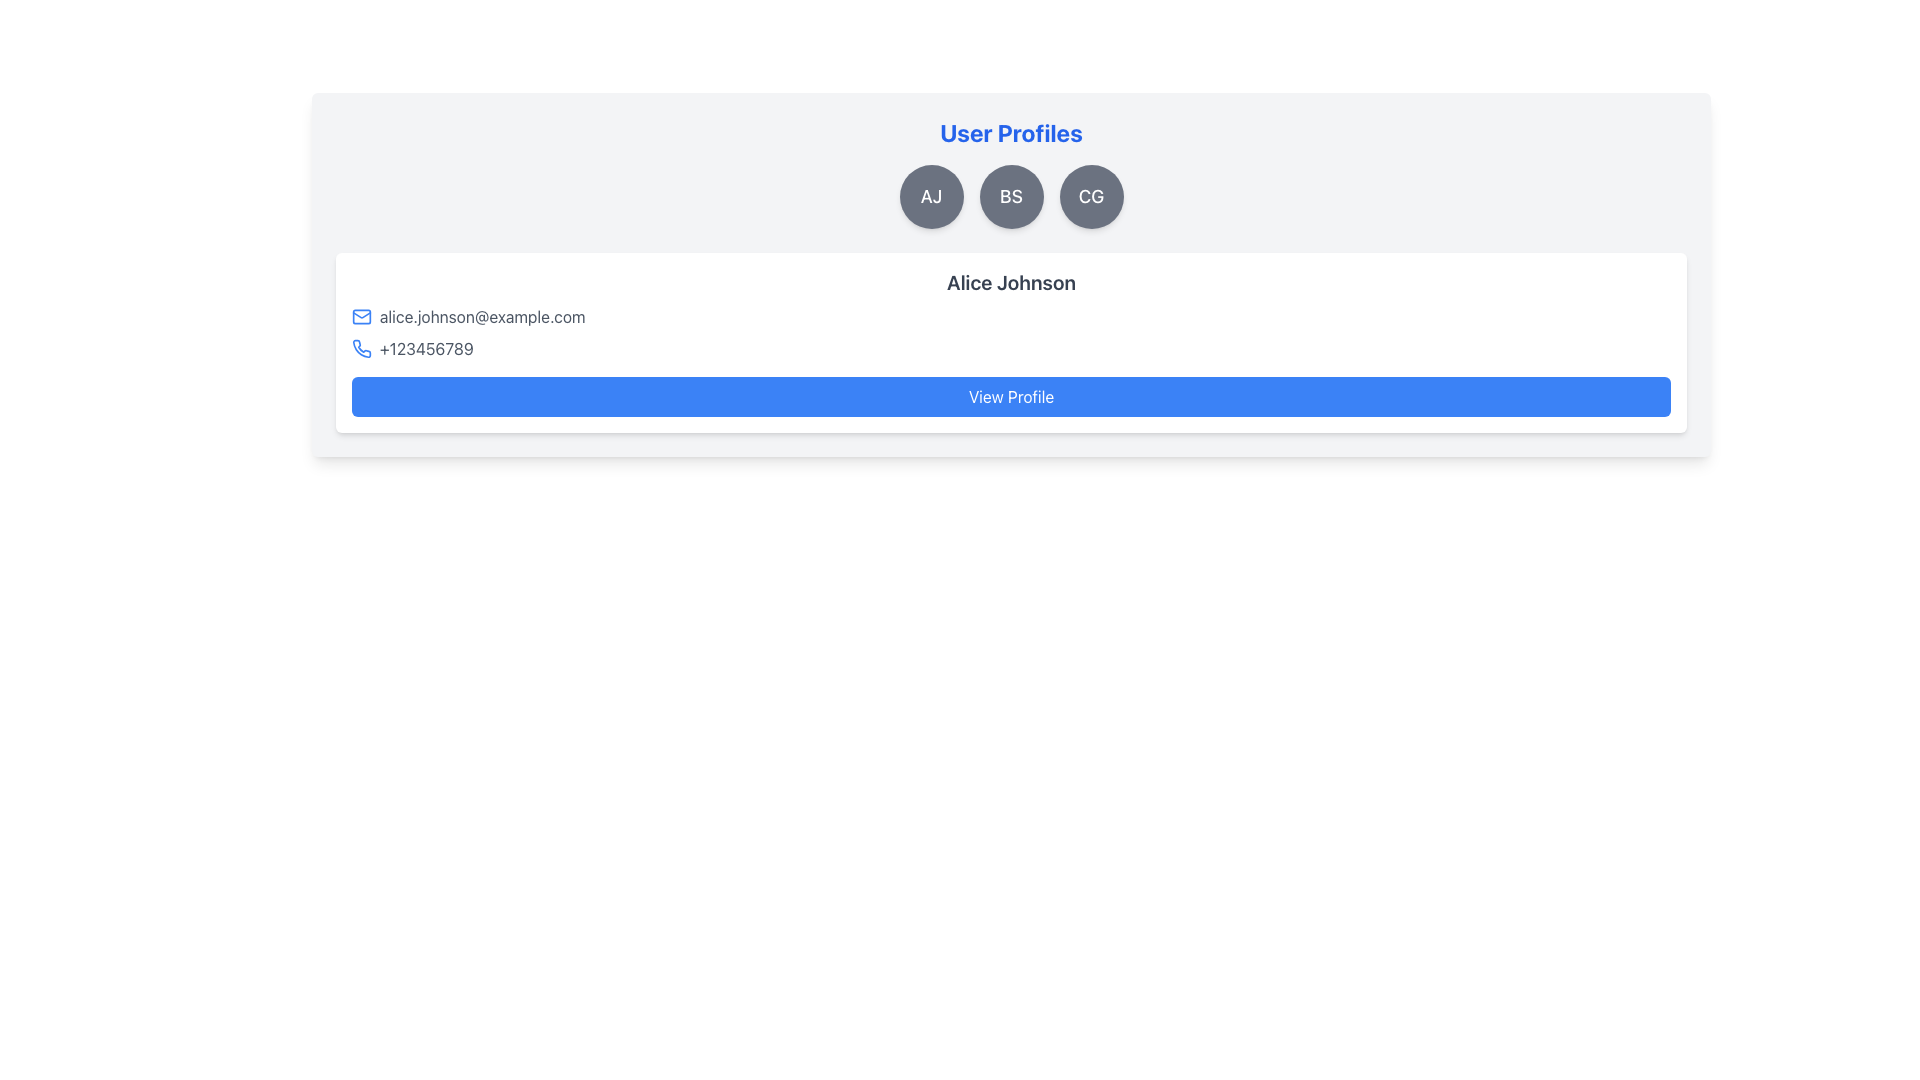 The height and width of the screenshot is (1080, 1920). I want to click on the phone icon located in the user profile card next to Alice Johnson's phone number, so click(362, 347).